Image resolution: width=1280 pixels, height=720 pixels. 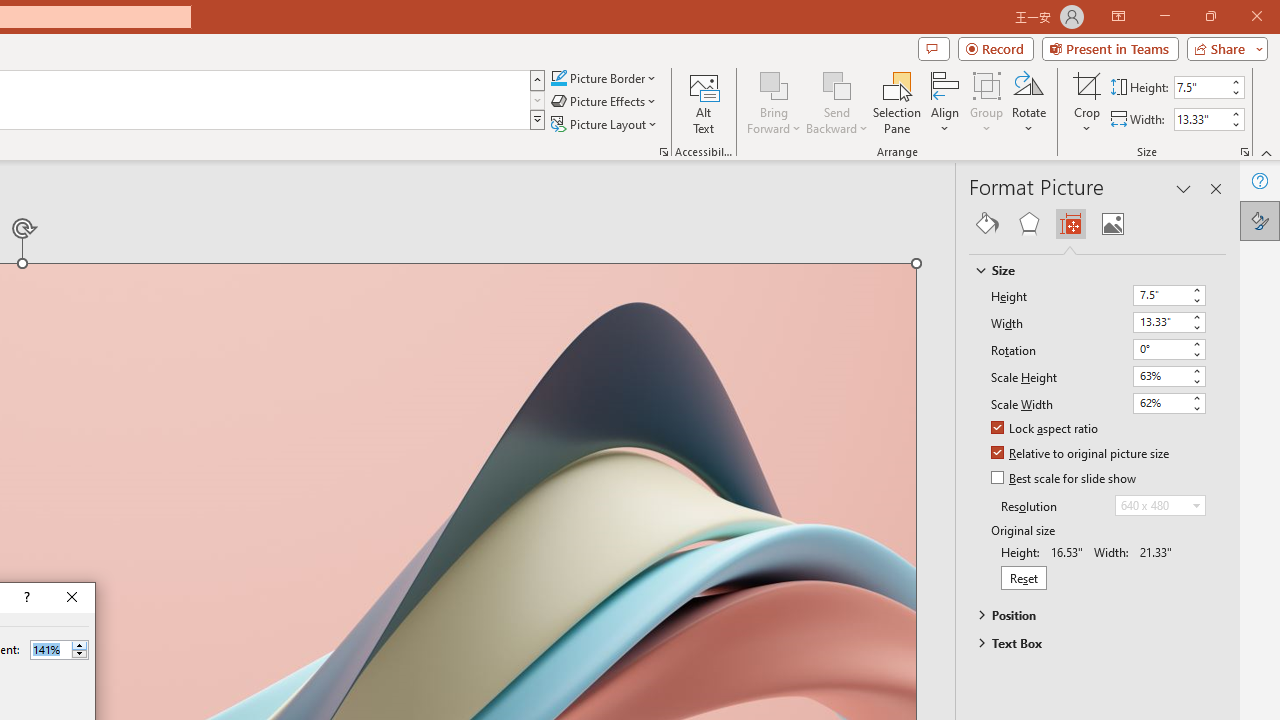 What do you see at coordinates (837, 84) in the screenshot?
I see `'Send Backward'` at bounding box center [837, 84].